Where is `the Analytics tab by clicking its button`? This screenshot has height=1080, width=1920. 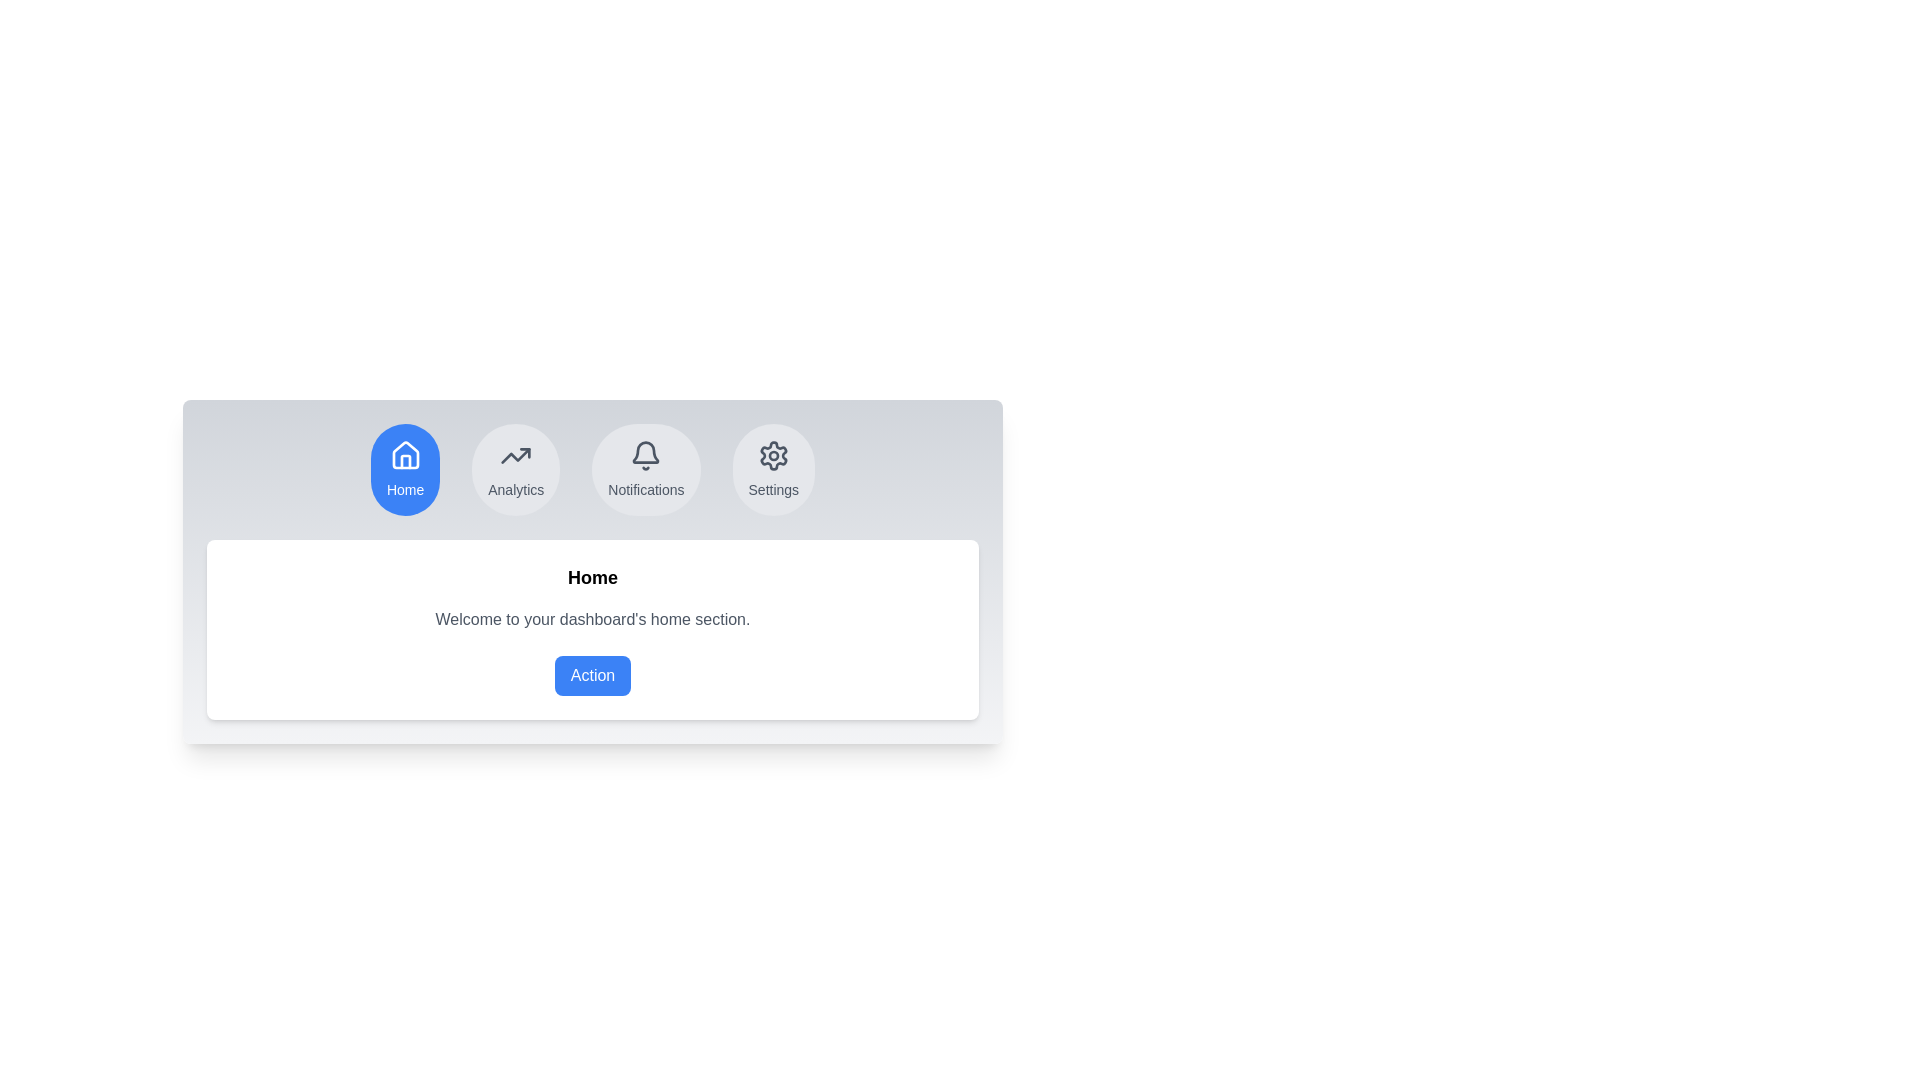 the Analytics tab by clicking its button is located at coordinates (515, 470).